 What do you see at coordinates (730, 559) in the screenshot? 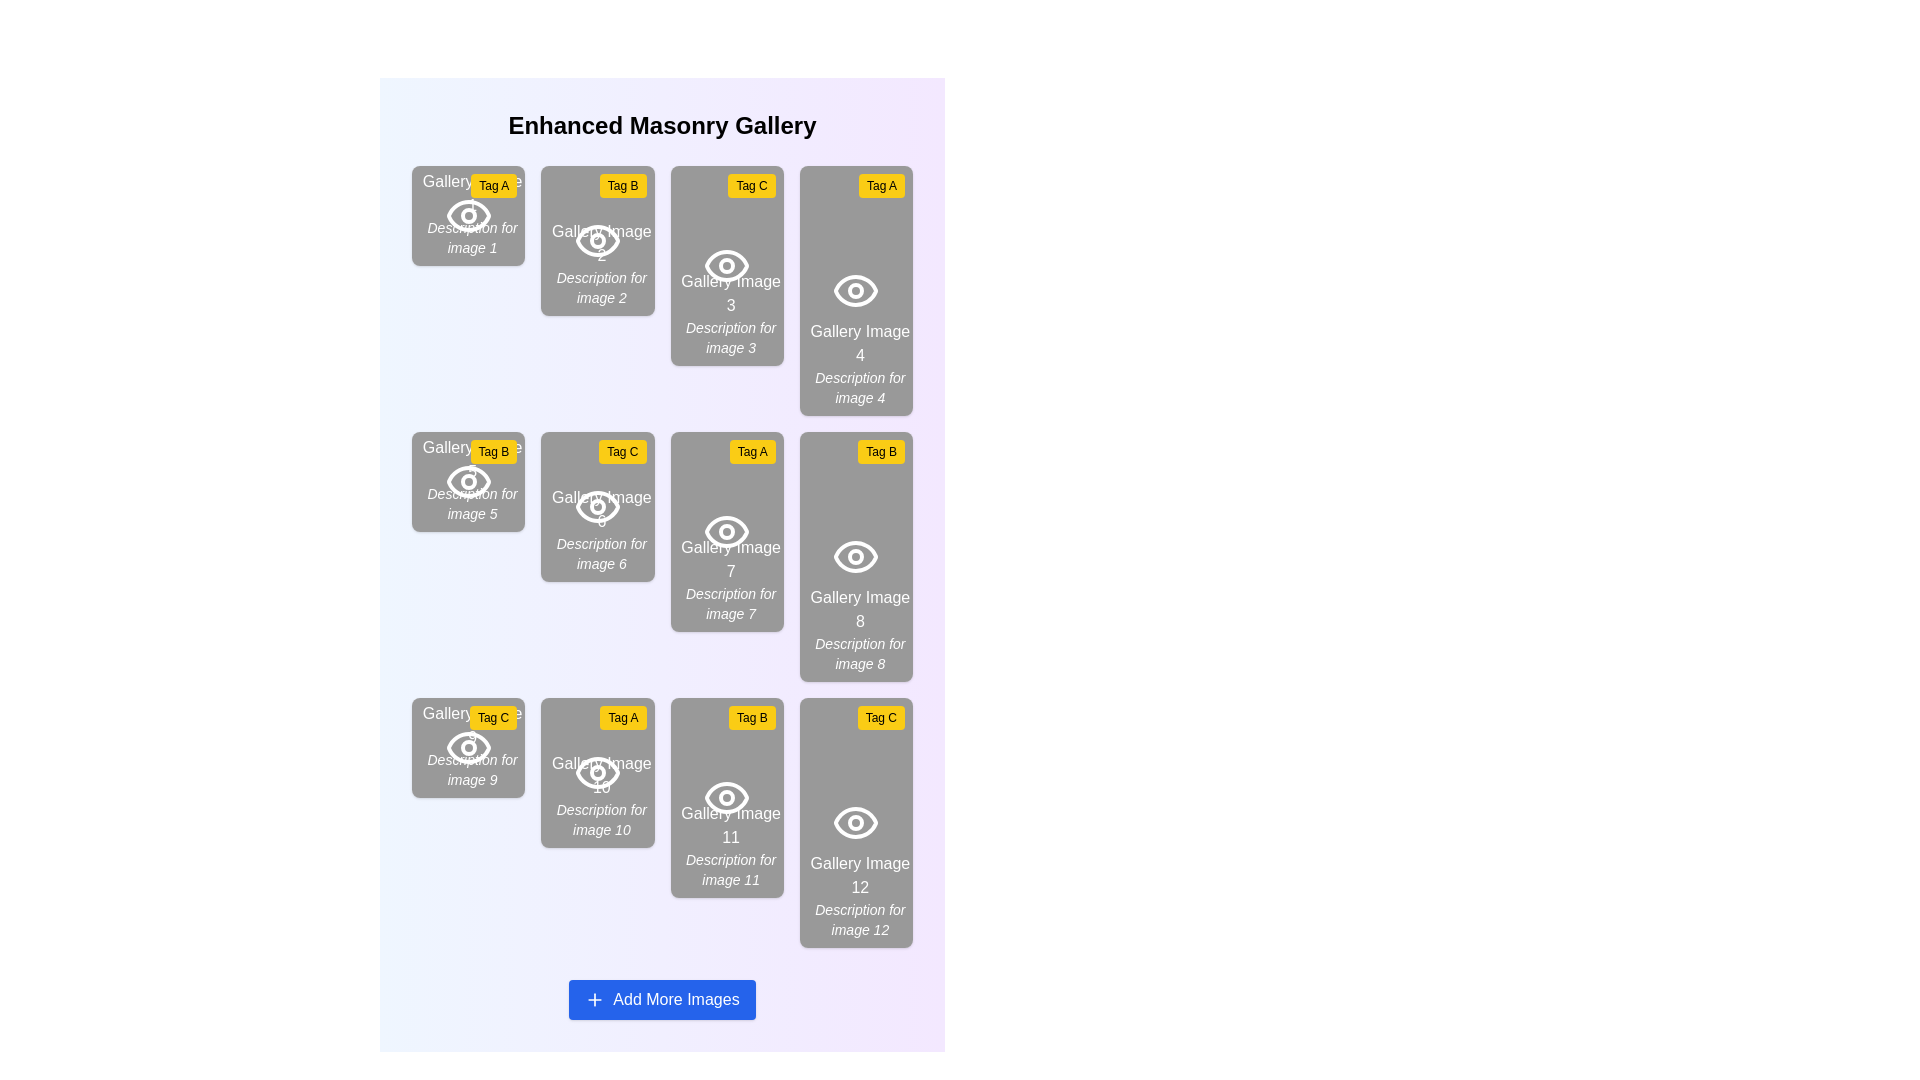
I see `the text label that reads 'Gallery Image 7' which is styled in medium font on a gray background, located in the third row, second column of the gallery grid` at bounding box center [730, 559].